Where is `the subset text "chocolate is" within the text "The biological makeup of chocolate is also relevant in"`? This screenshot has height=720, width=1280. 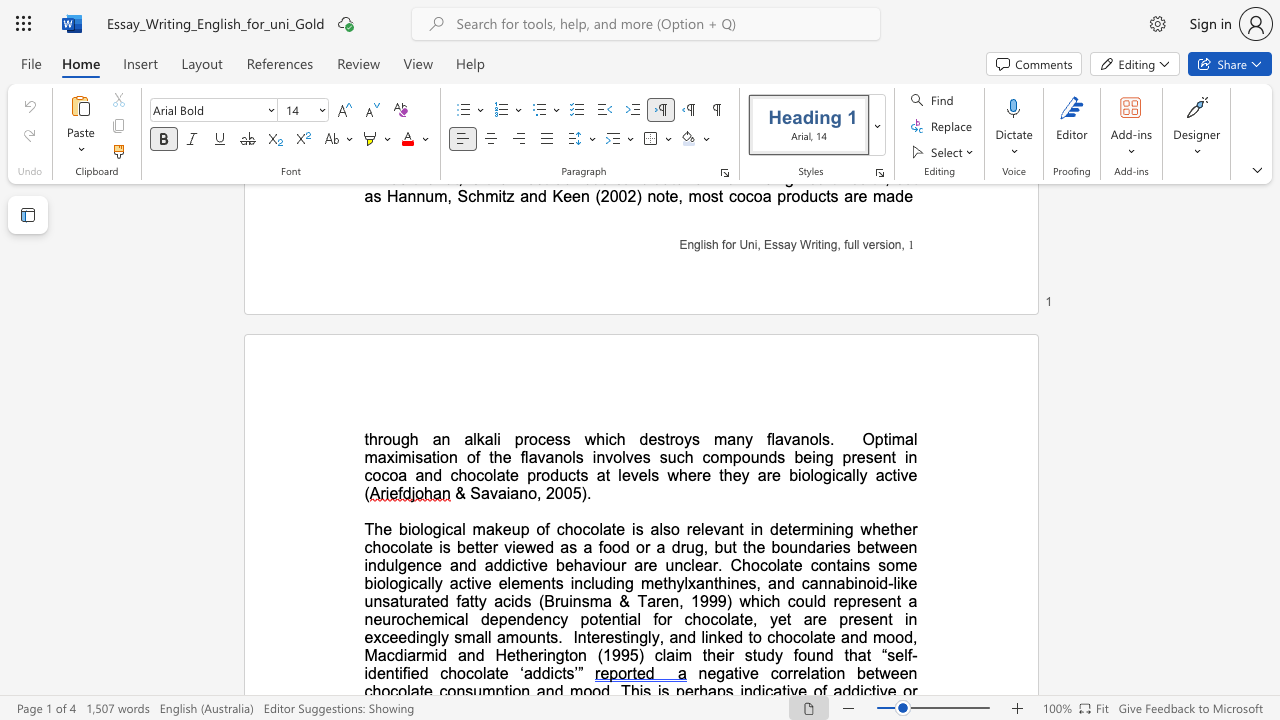 the subset text "chocolate is" within the text "The biological makeup of chocolate is also relevant in" is located at coordinates (556, 528).